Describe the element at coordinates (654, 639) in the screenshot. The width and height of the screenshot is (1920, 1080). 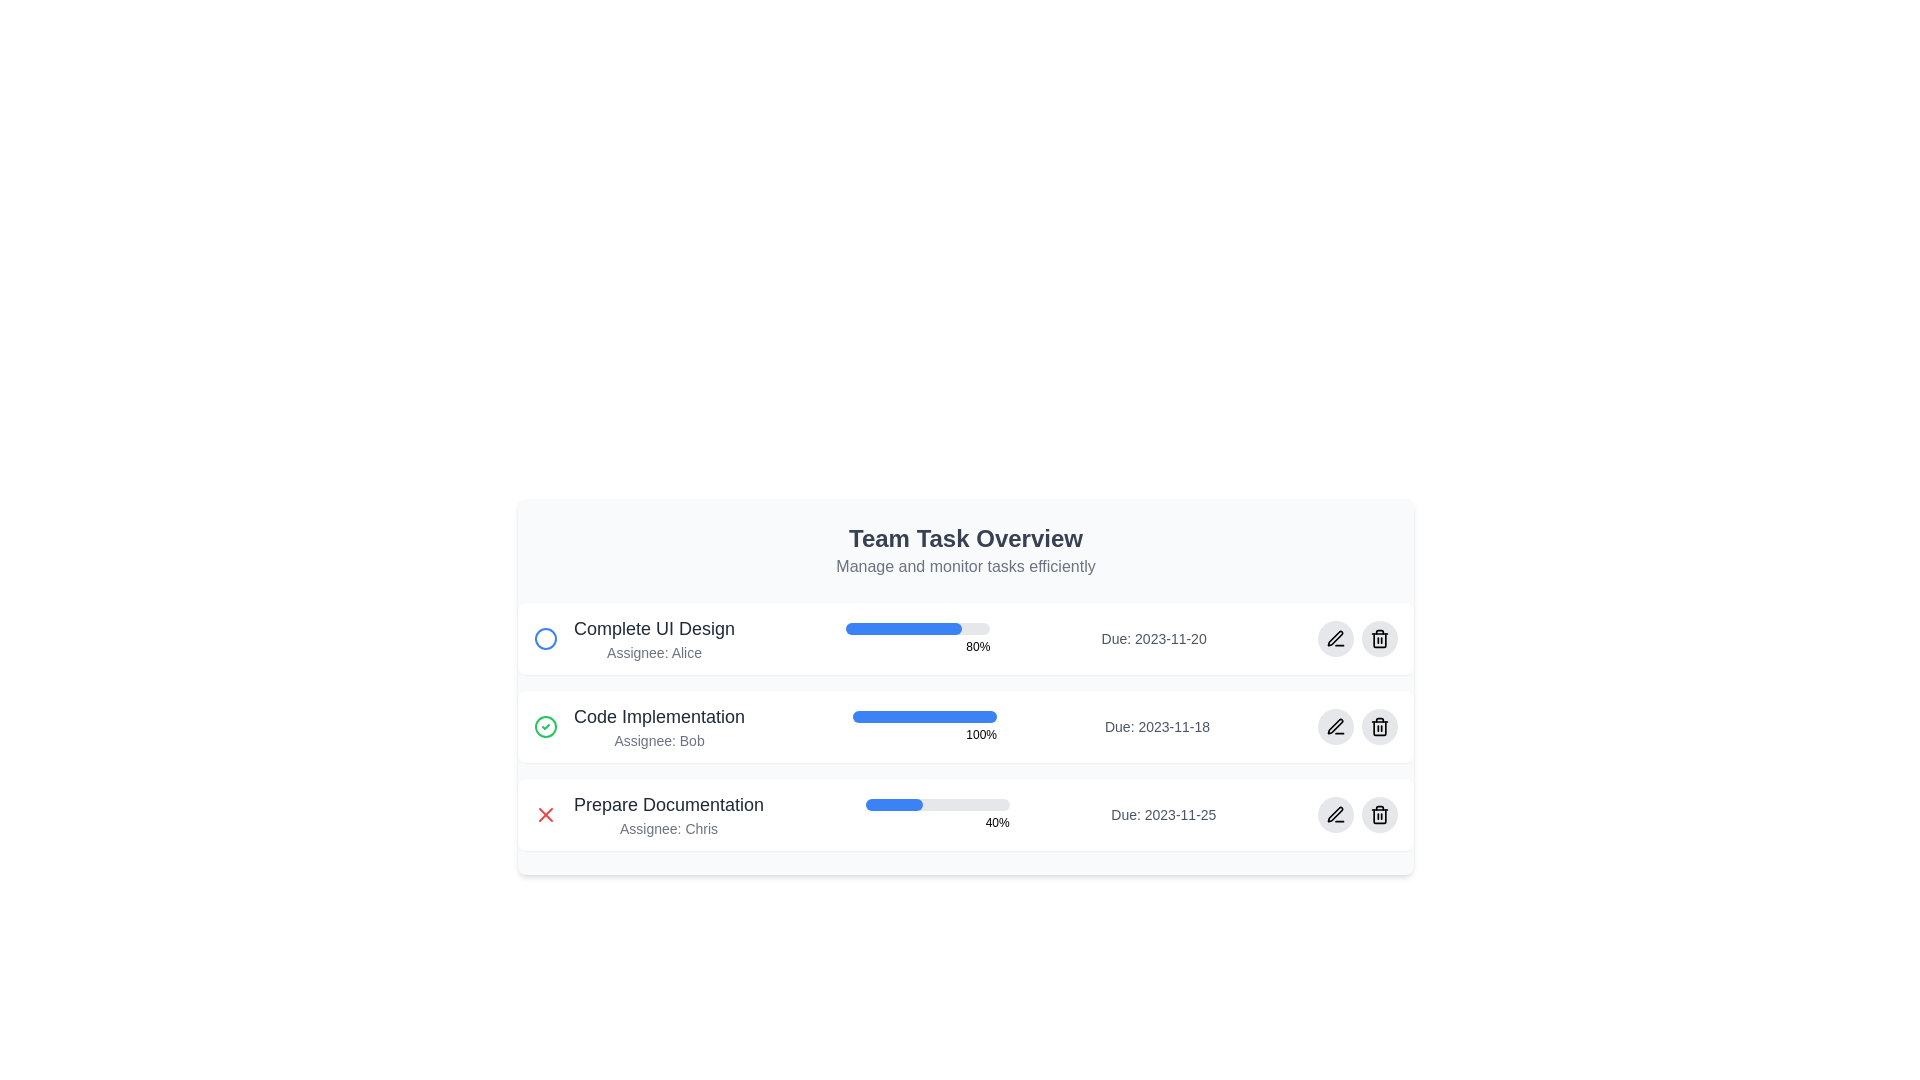
I see `the Text Block displaying the task 'Complete UI Design' assigned` at that location.